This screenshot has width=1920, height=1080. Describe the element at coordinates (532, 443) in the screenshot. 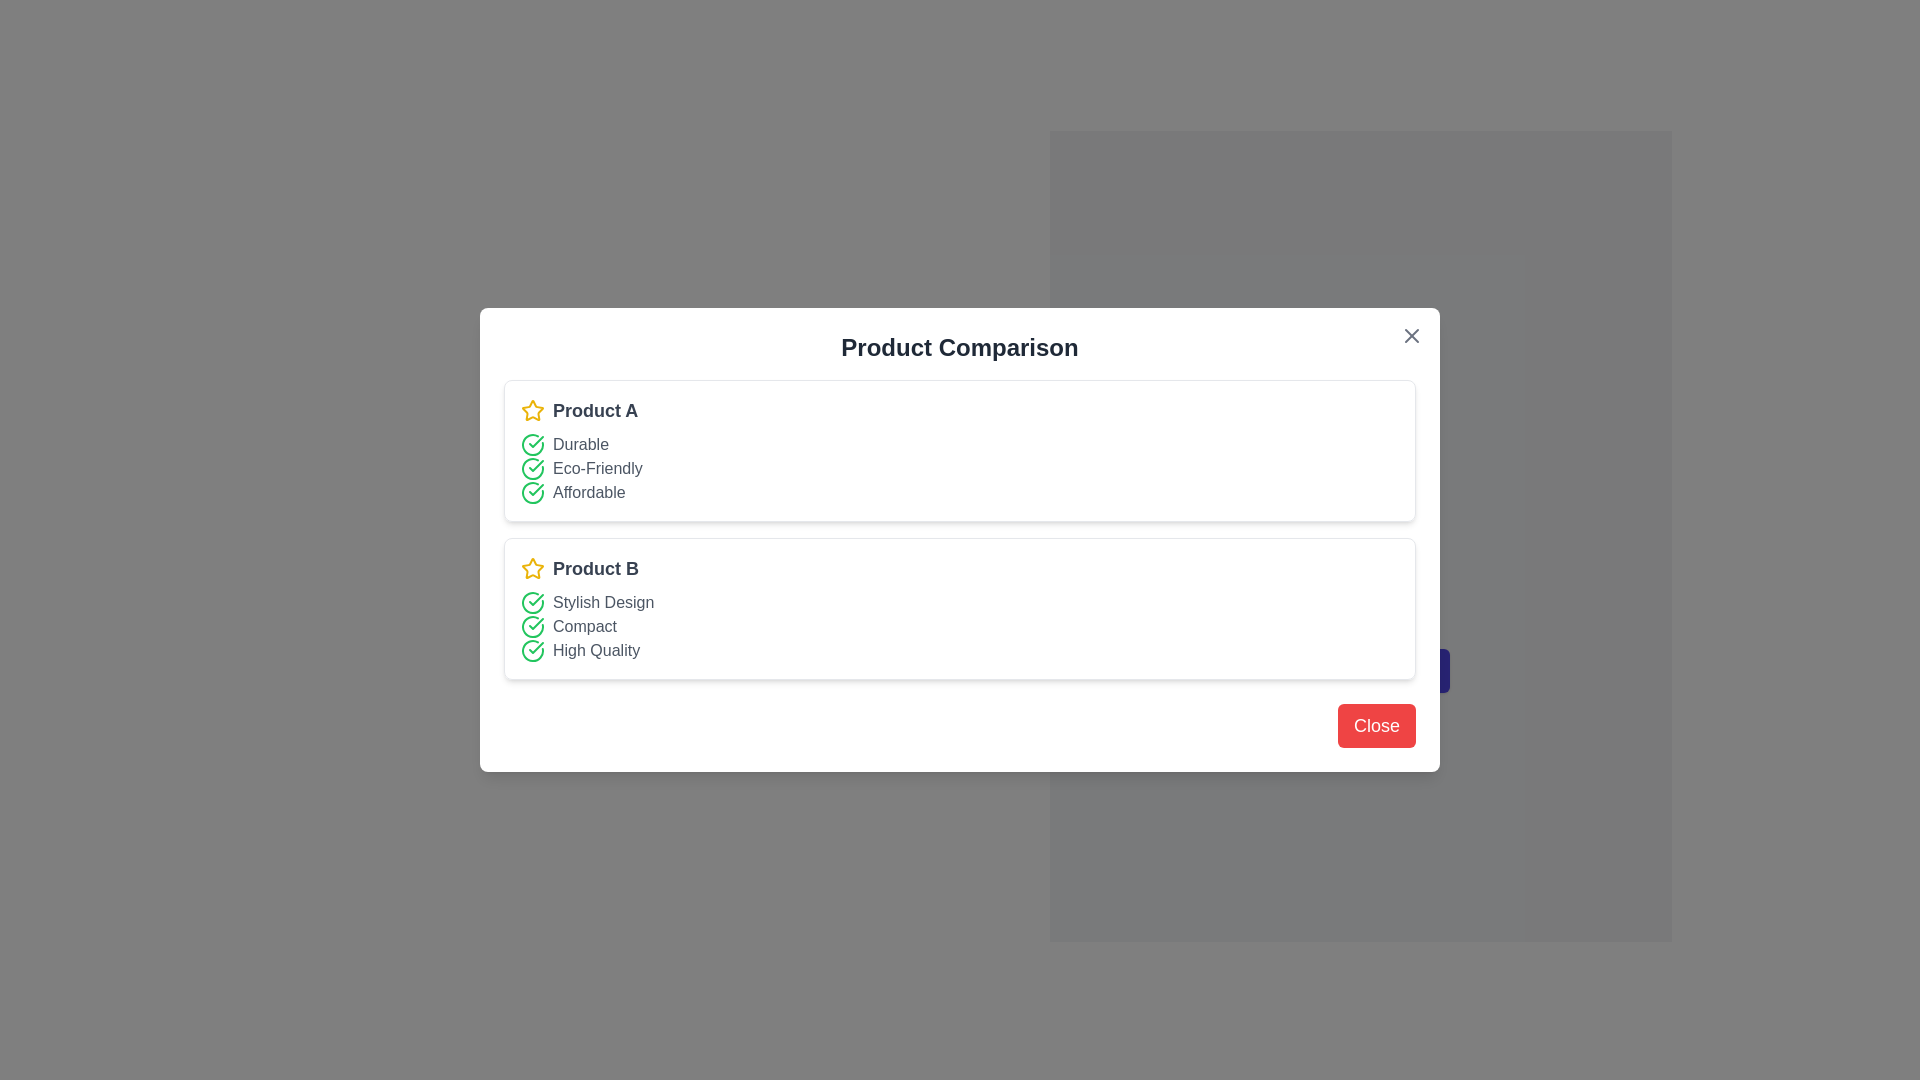

I see `the meaning of the check mark pattern represented` at that location.